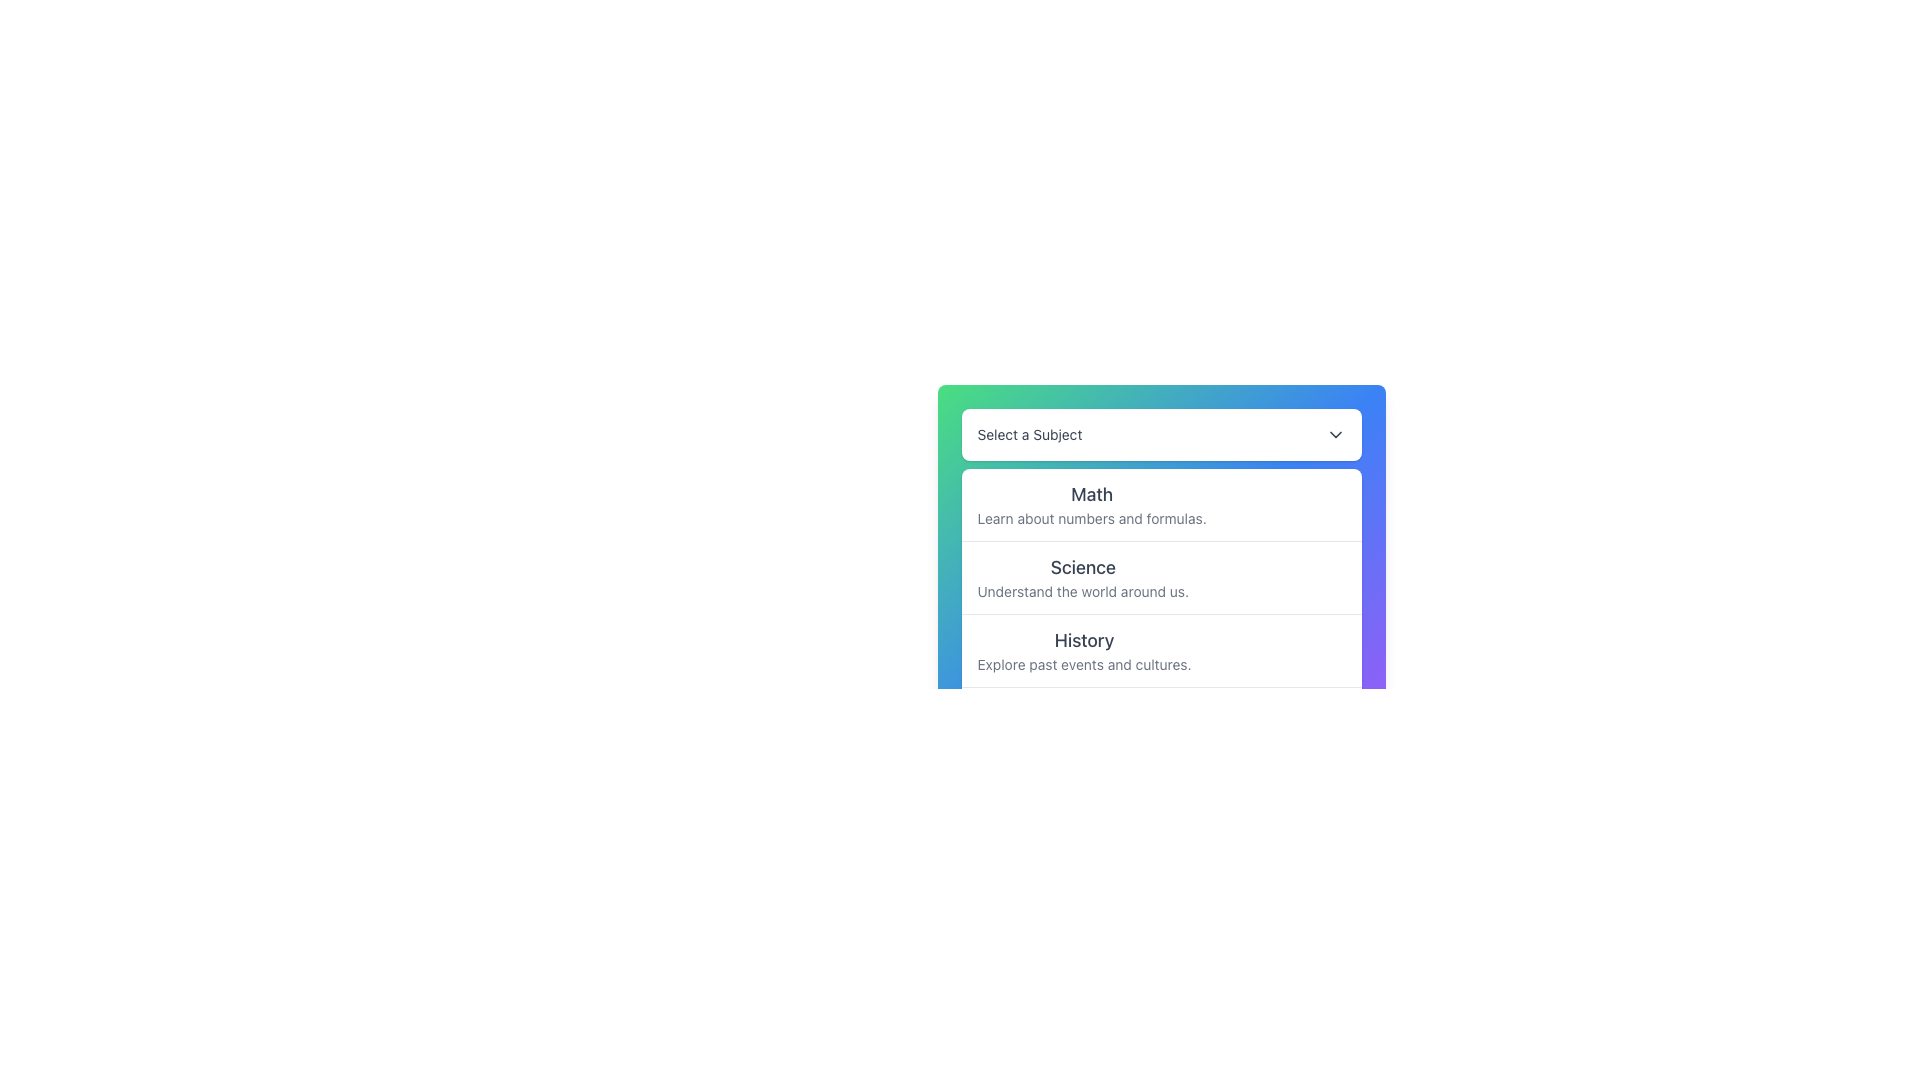  What do you see at coordinates (1161, 434) in the screenshot?
I see `the Dropdown trigger button located at the top of the list of options` at bounding box center [1161, 434].